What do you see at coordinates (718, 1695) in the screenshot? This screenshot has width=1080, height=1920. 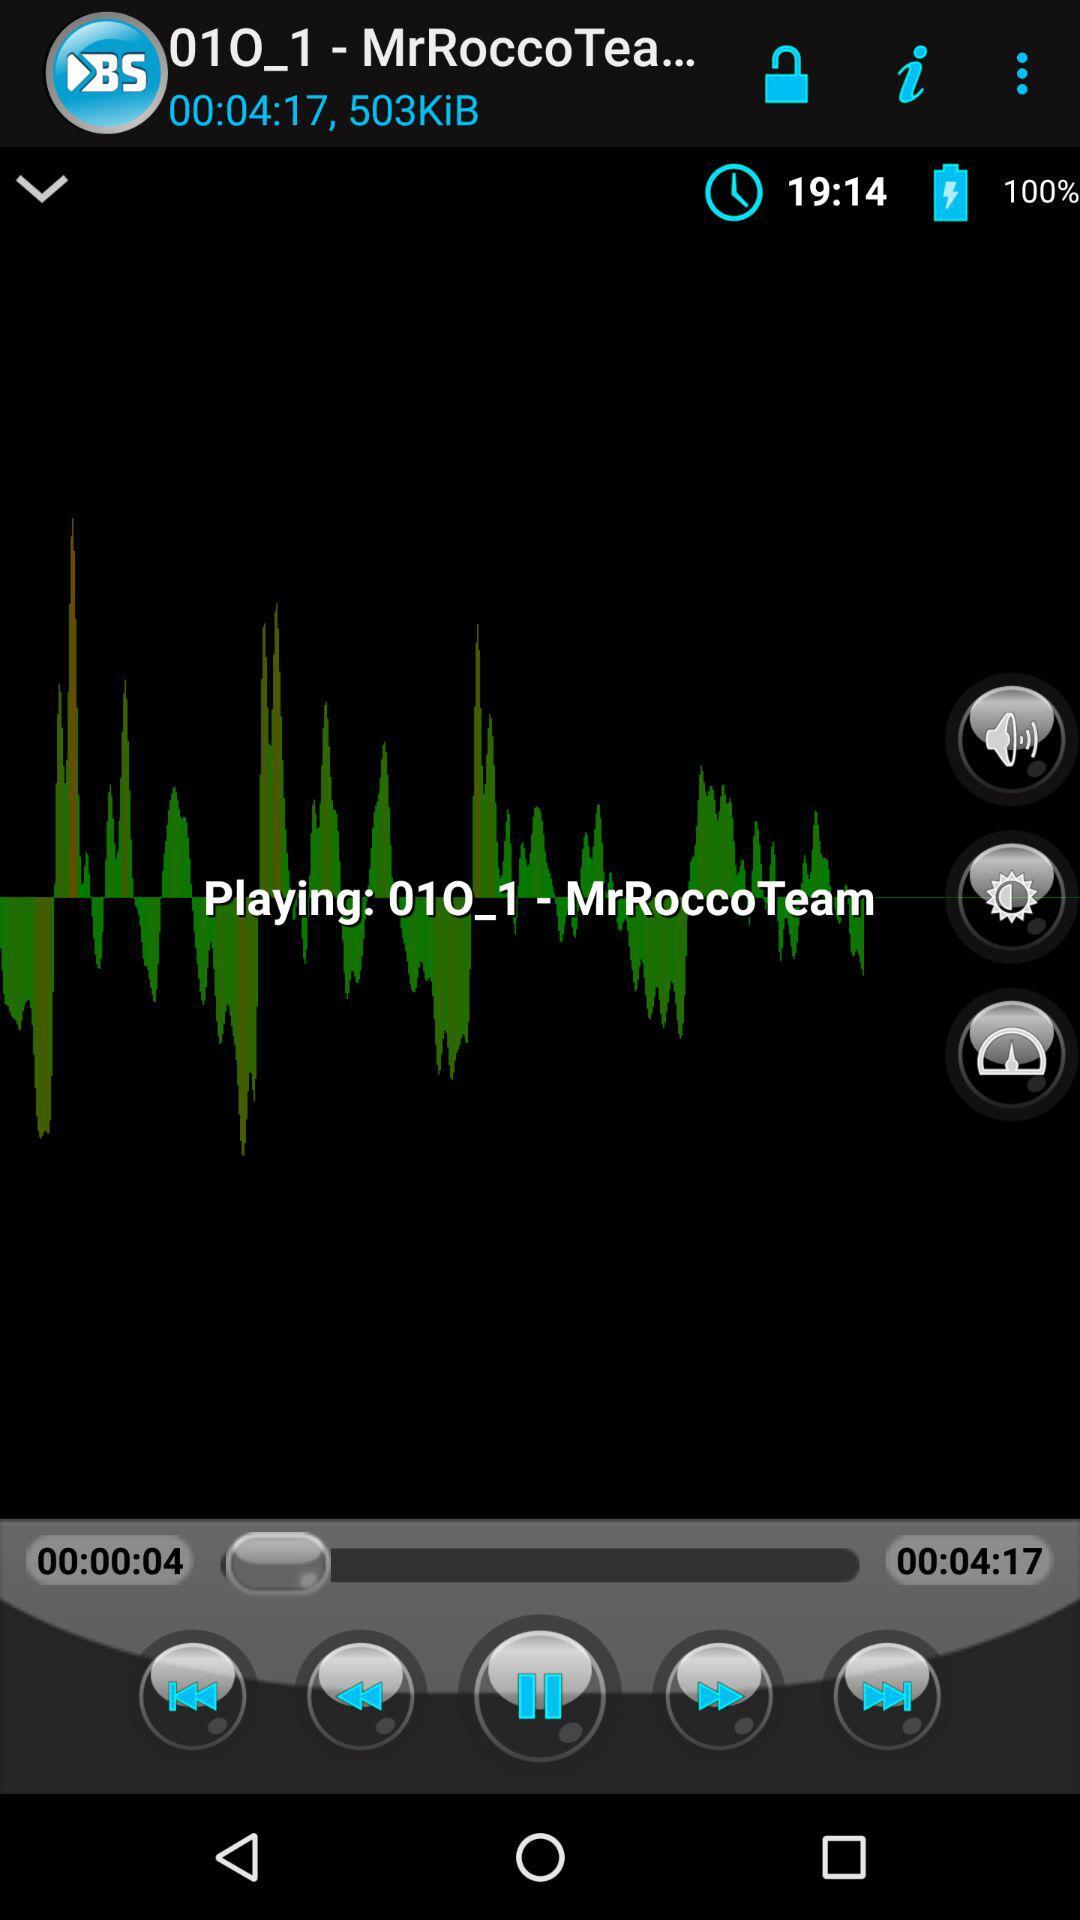 I see `forward button` at bounding box center [718, 1695].